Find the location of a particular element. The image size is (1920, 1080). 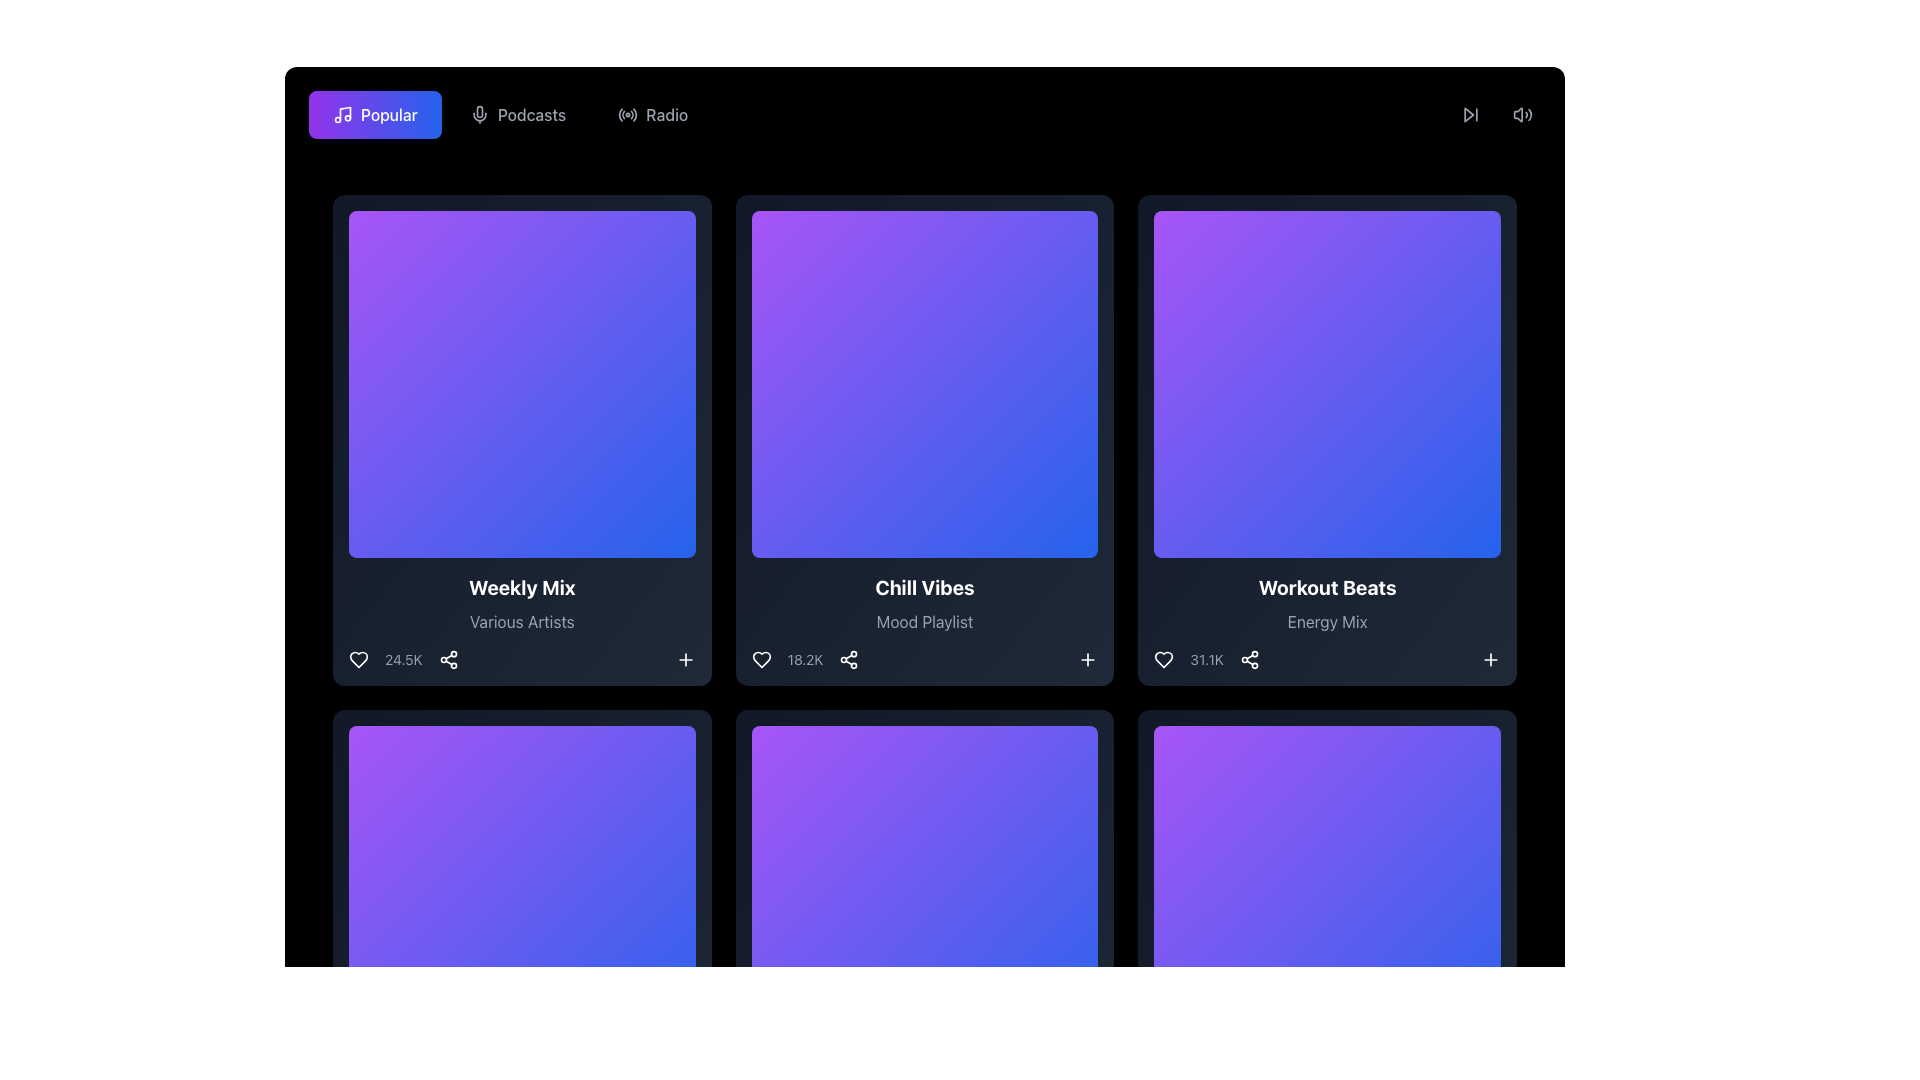

text element labeled 'Workout Beats' which displays bold white text and a smaller light gray text 'Energy Mix' beneath it, located at the bottom-center of the card in the third position of the top row is located at coordinates (1327, 620).